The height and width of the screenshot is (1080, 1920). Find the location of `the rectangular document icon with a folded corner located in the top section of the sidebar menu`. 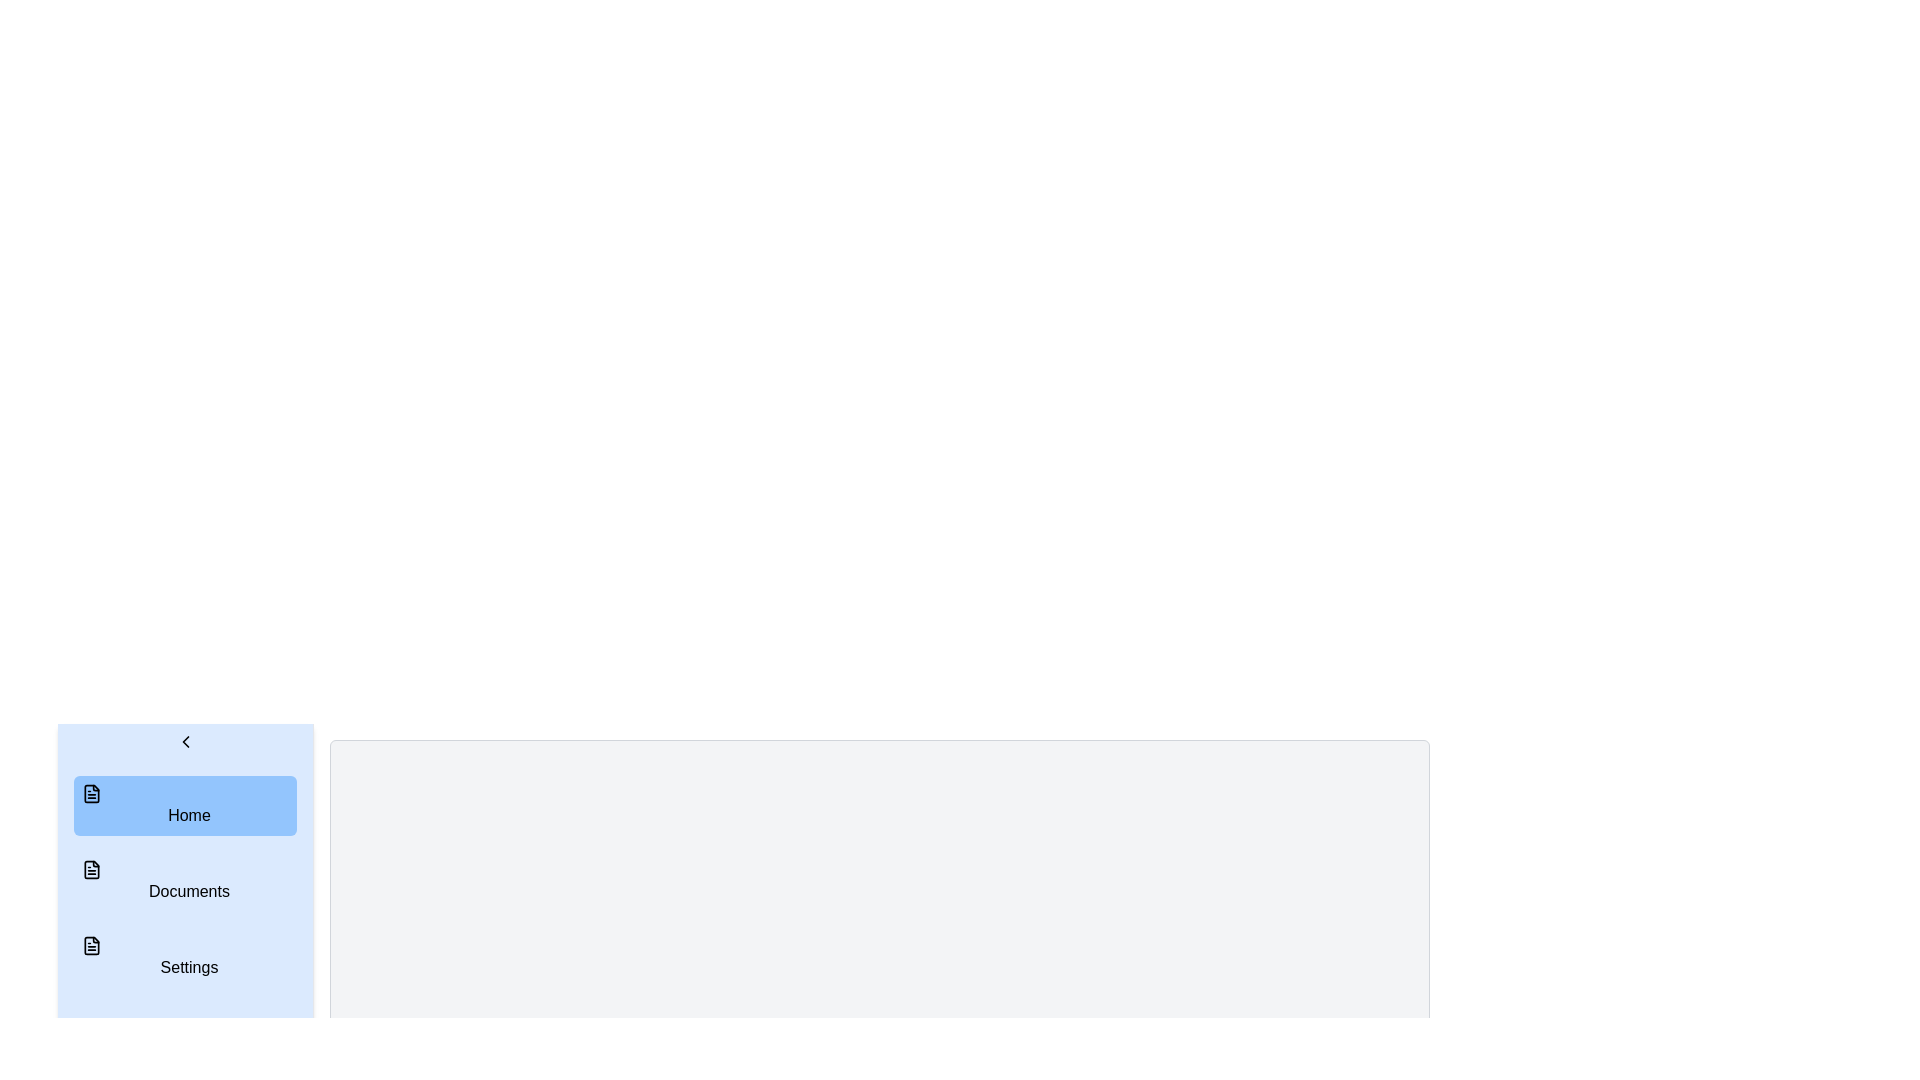

the rectangular document icon with a folded corner located in the top section of the sidebar menu is located at coordinates (90, 793).